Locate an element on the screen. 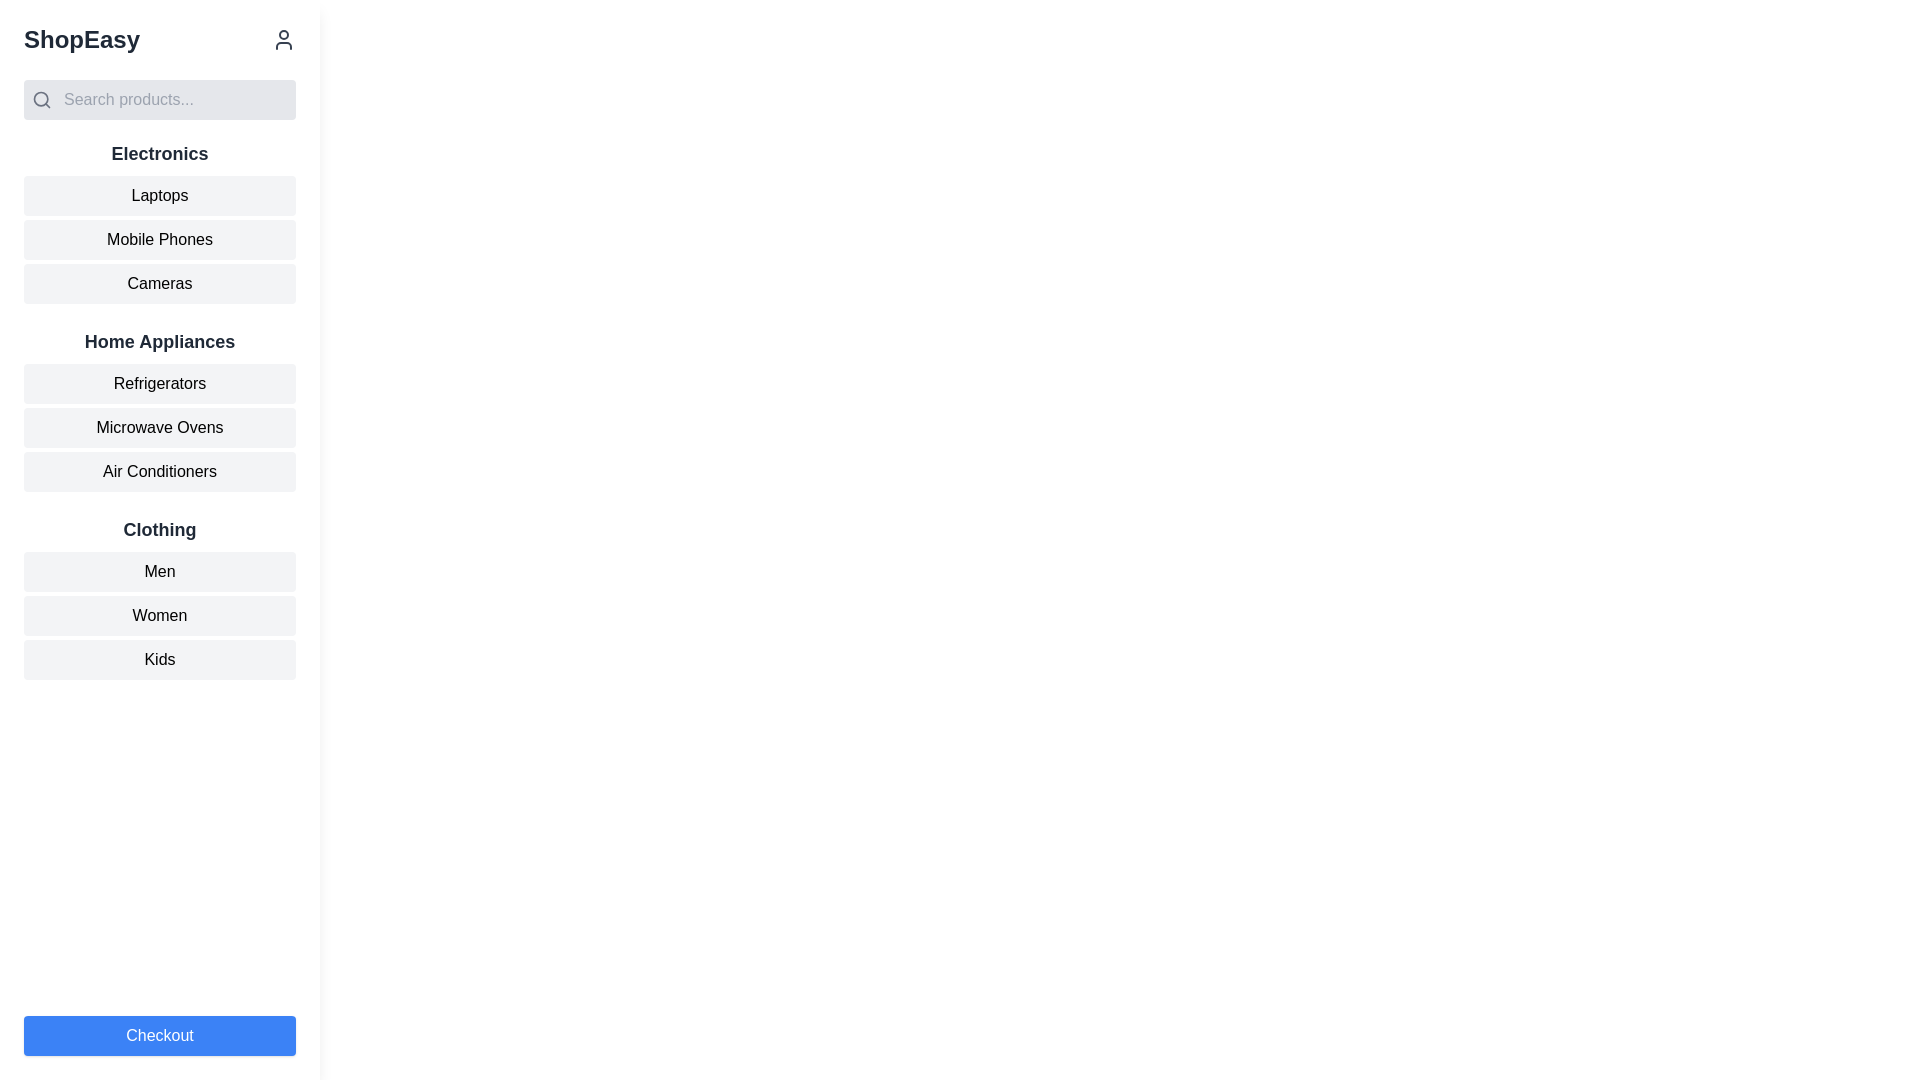 Image resolution: width=1920 pixels, height=1080 pixels. the second menu item in the 'Home Appliances' section, which links to microwave ovens is located at coordinates (158, 427).